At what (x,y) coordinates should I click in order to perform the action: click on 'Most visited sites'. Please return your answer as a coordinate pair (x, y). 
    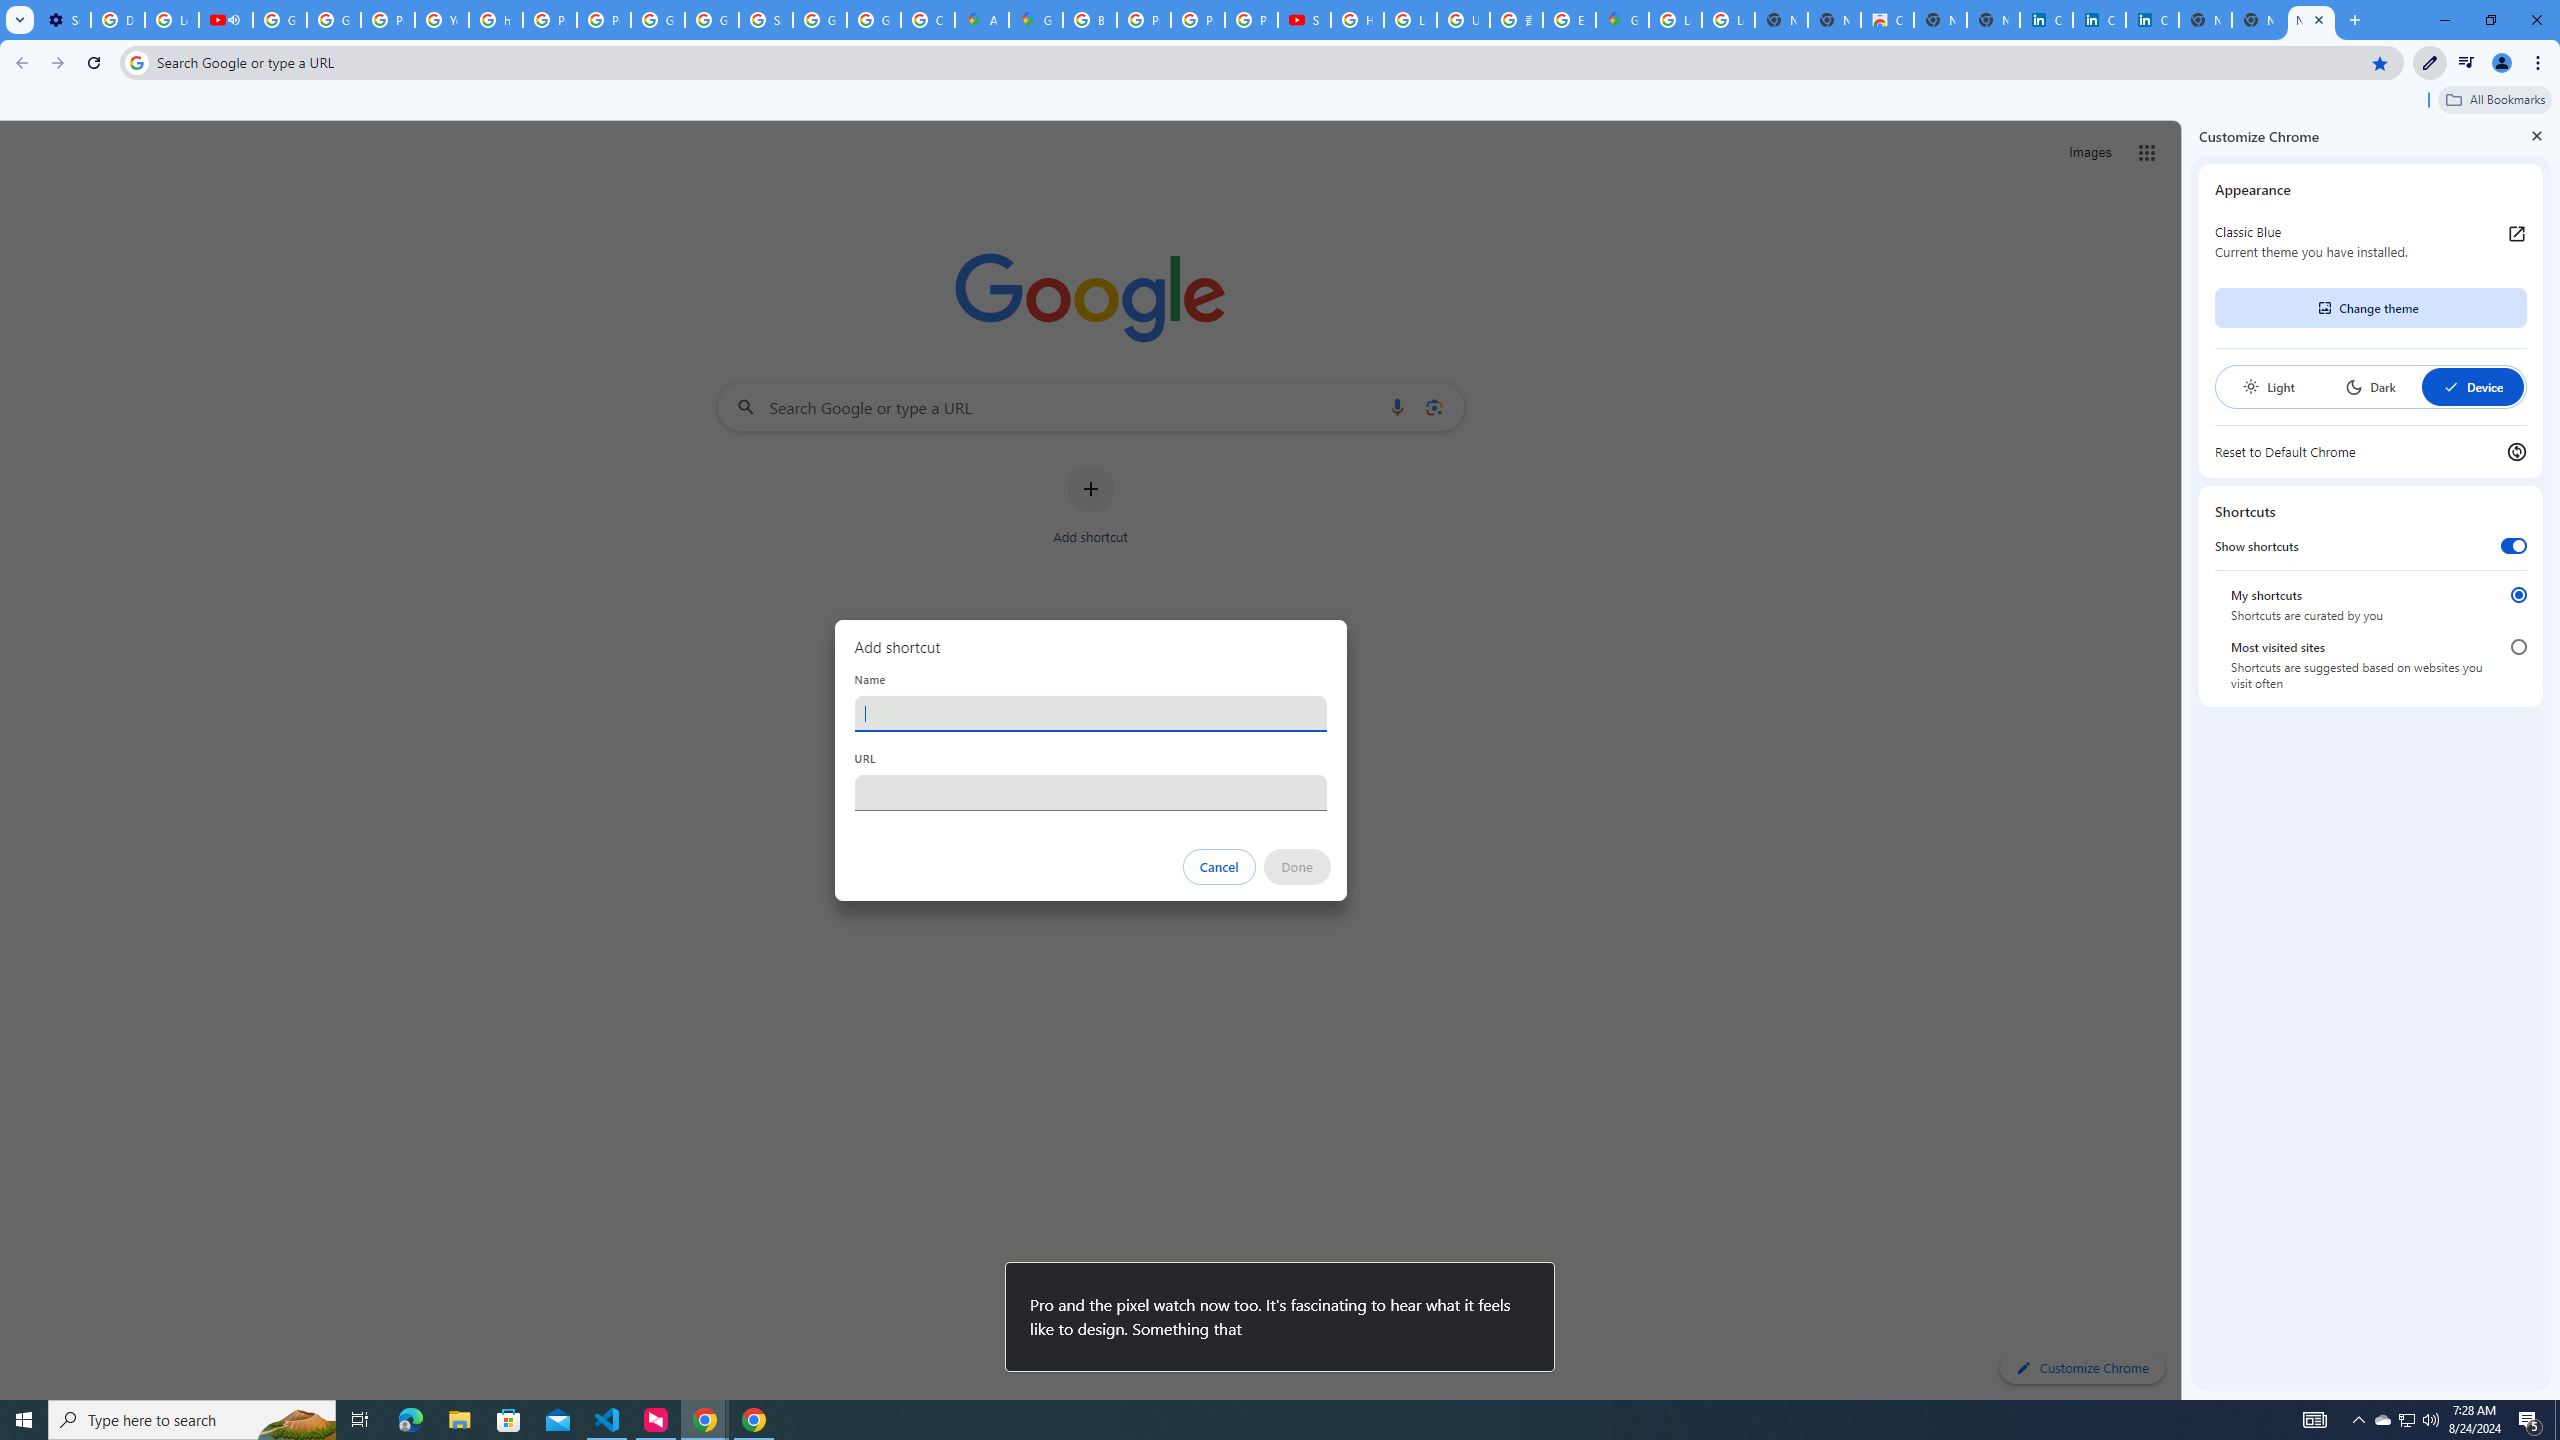
    Looking at the image, I should click on (2519, 647).